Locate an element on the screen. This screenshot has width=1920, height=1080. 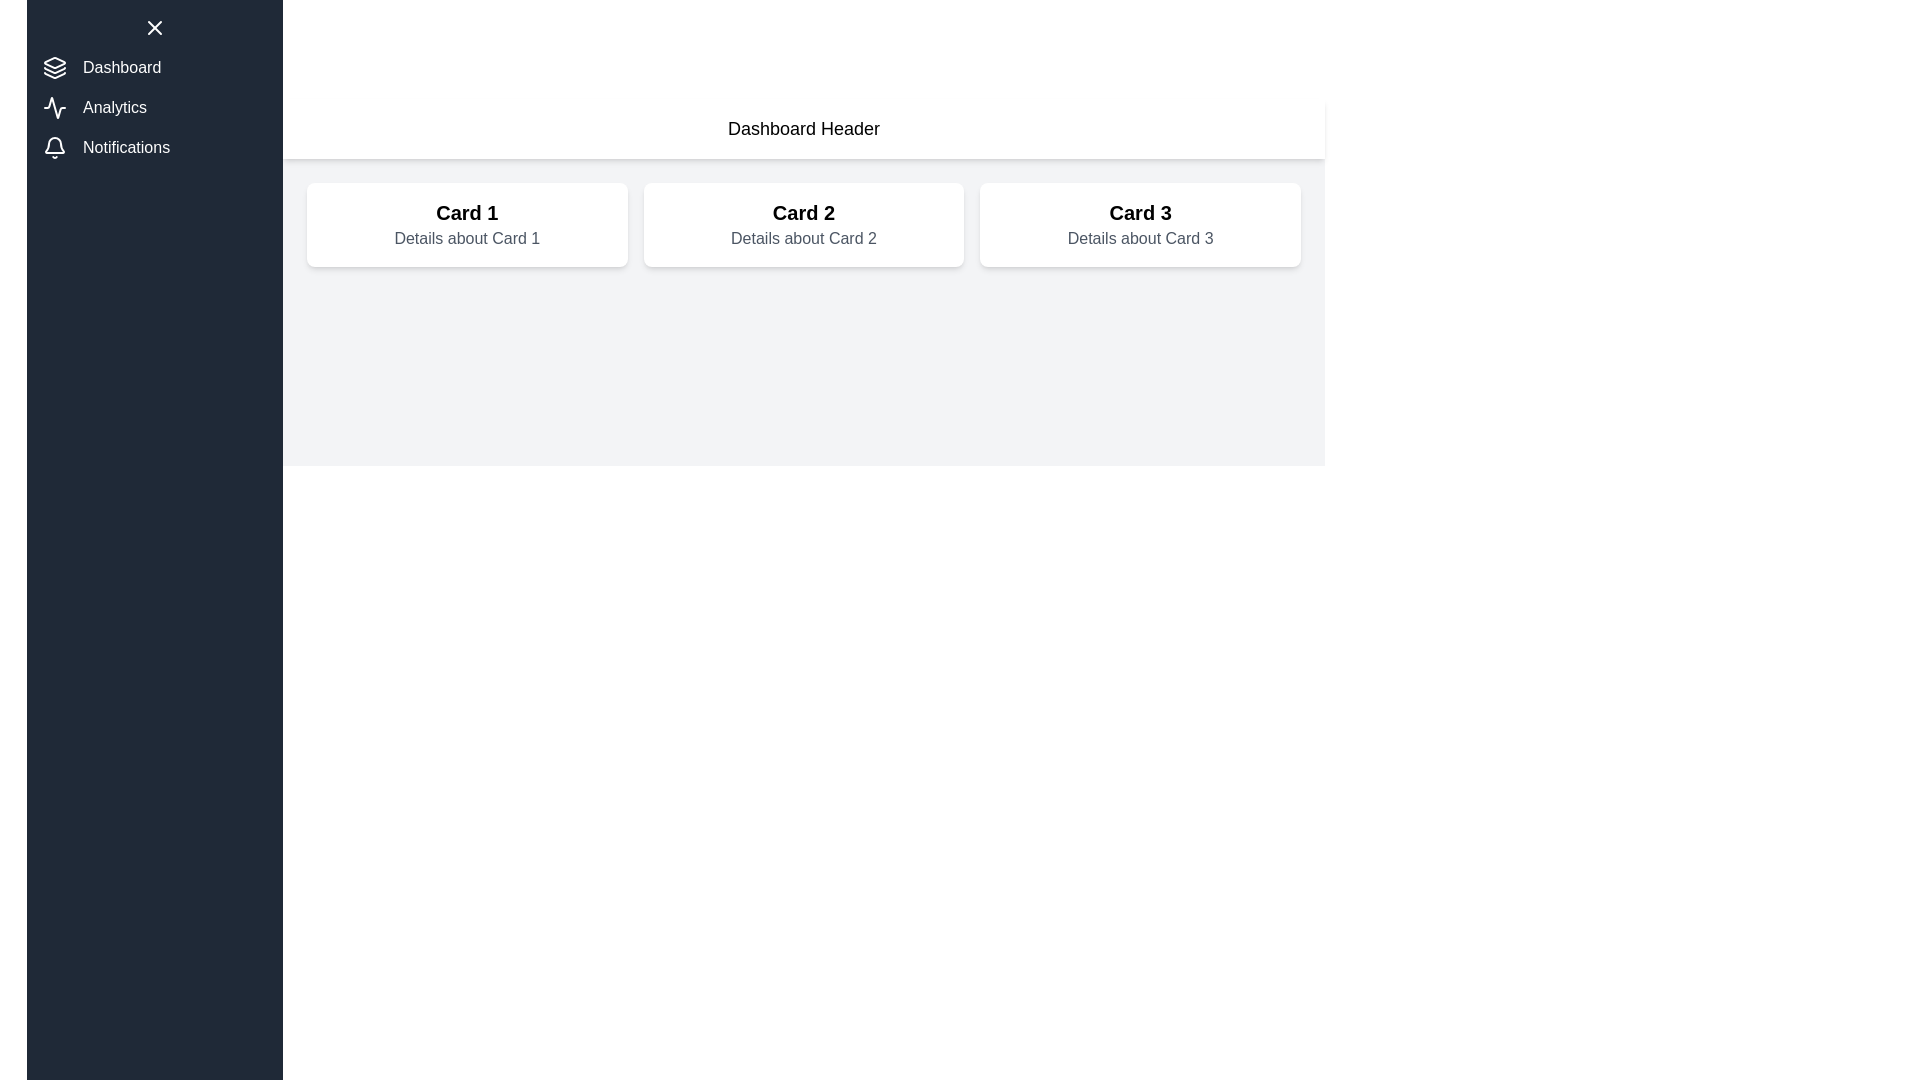
the icon resembling a layered stack located in the left-side vertical navigation panel, which indicates layers or grouped content is located at coordinates (54, 74).